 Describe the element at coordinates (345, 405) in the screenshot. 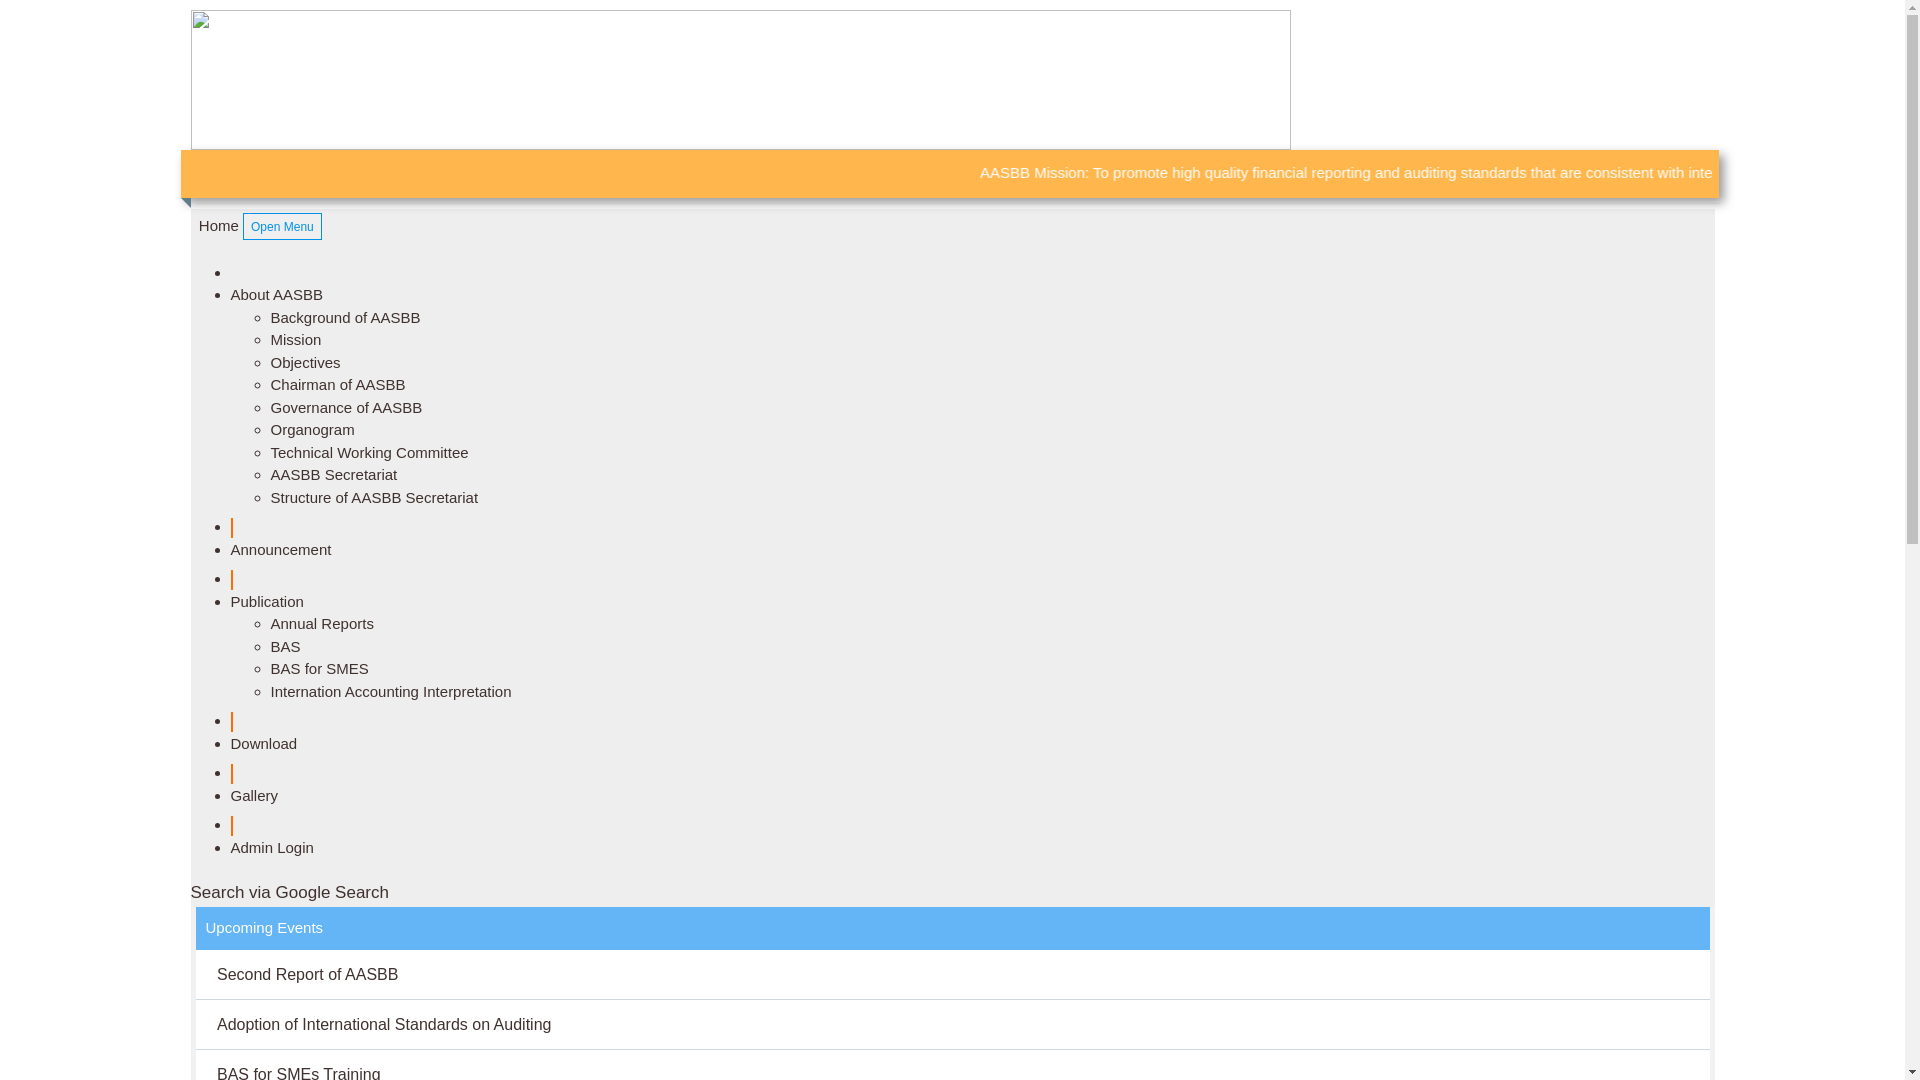

I see `'Governance of AASBB'` at that location.